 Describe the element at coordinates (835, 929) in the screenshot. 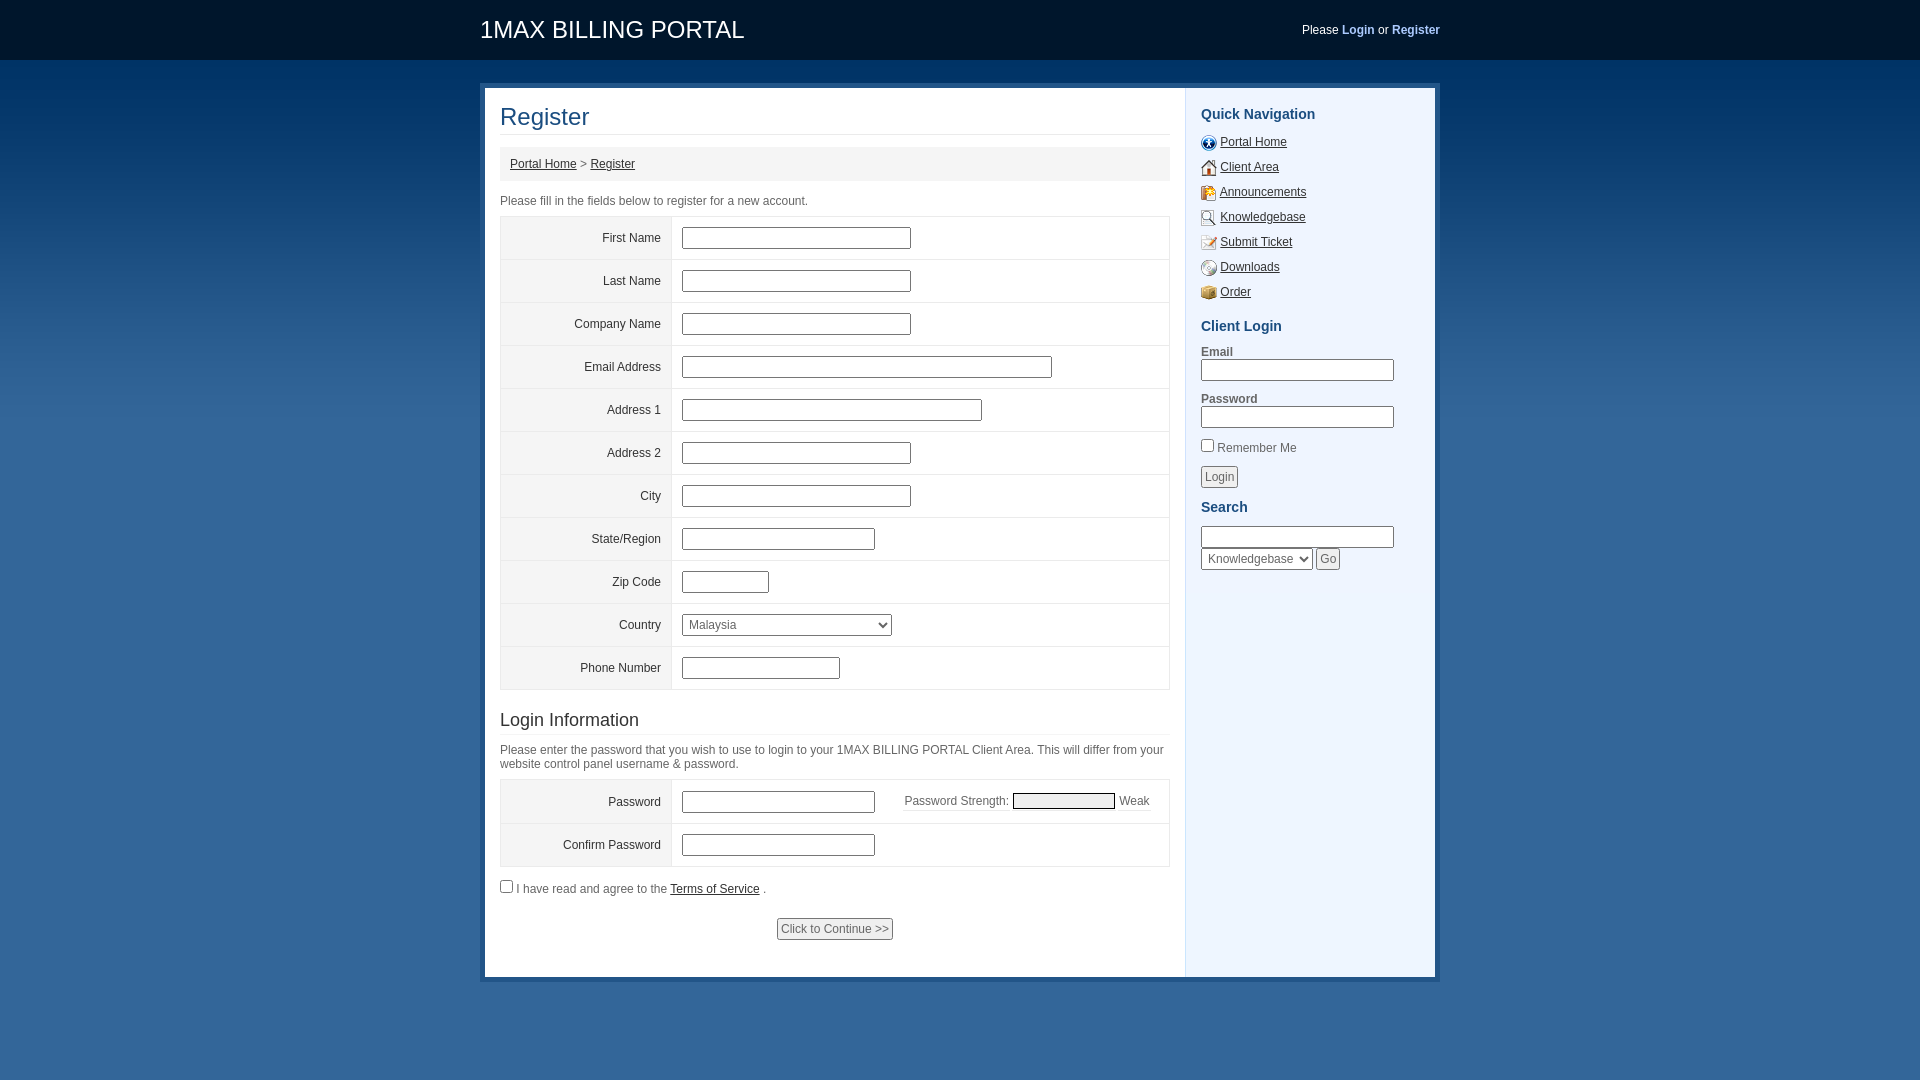

I see `'Click to Continue >>'` at that location.